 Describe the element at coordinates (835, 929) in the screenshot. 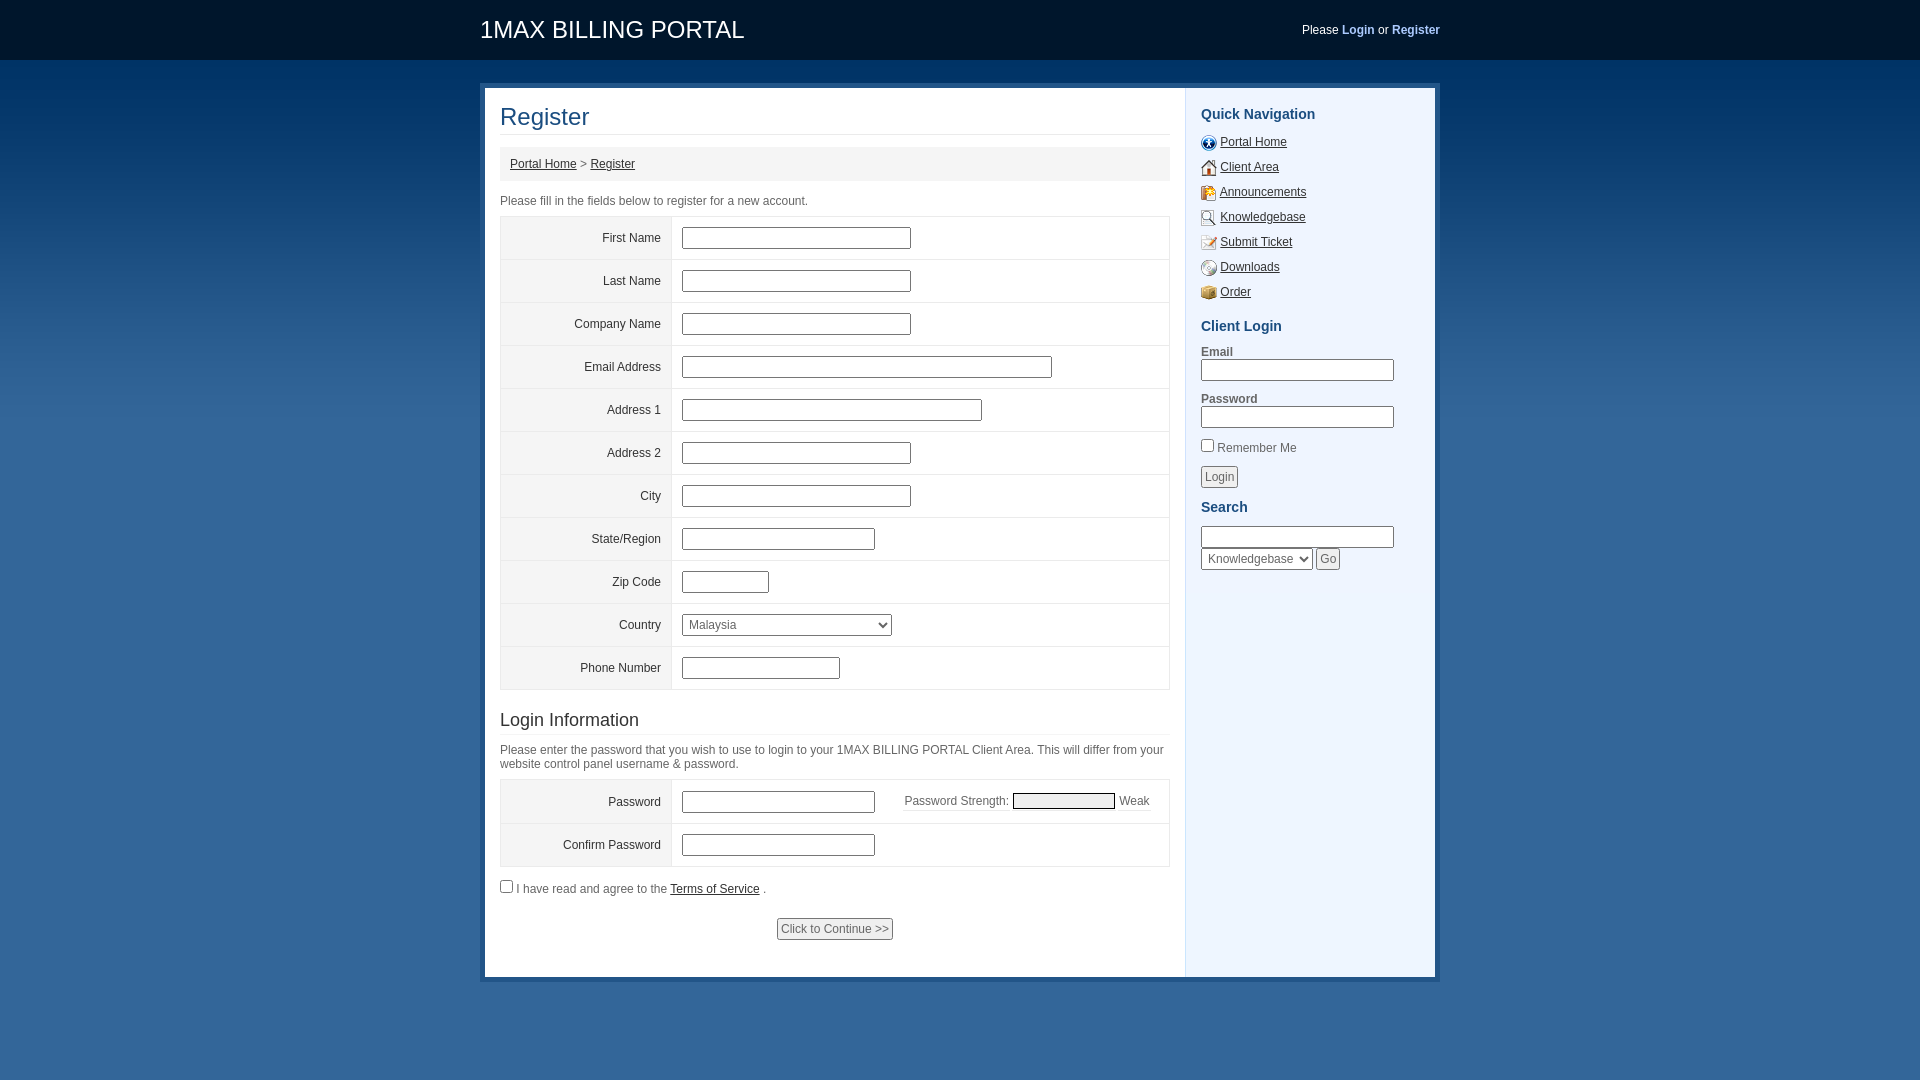

I see `'Click to Continue >>'` at that location.